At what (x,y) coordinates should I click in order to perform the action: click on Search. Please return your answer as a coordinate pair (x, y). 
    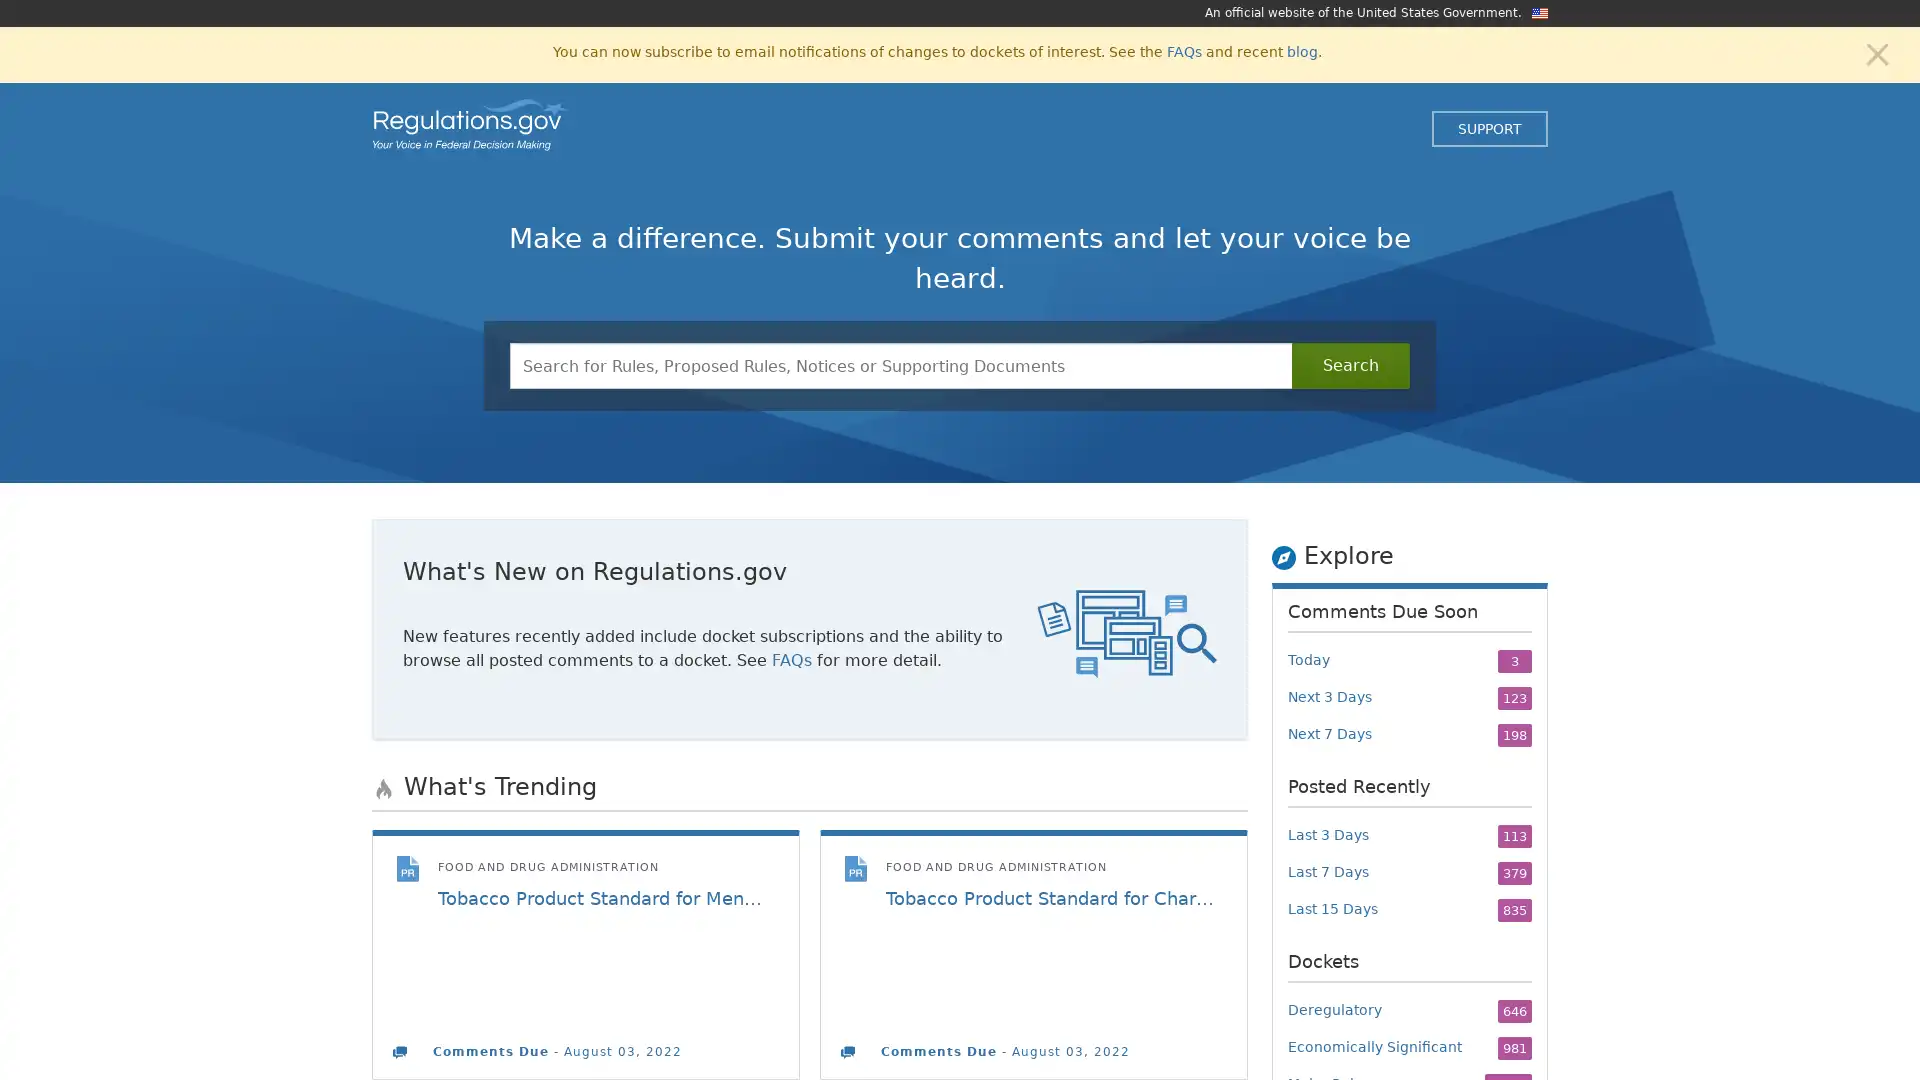
    Looking at the image, I should click on (1350, 366).